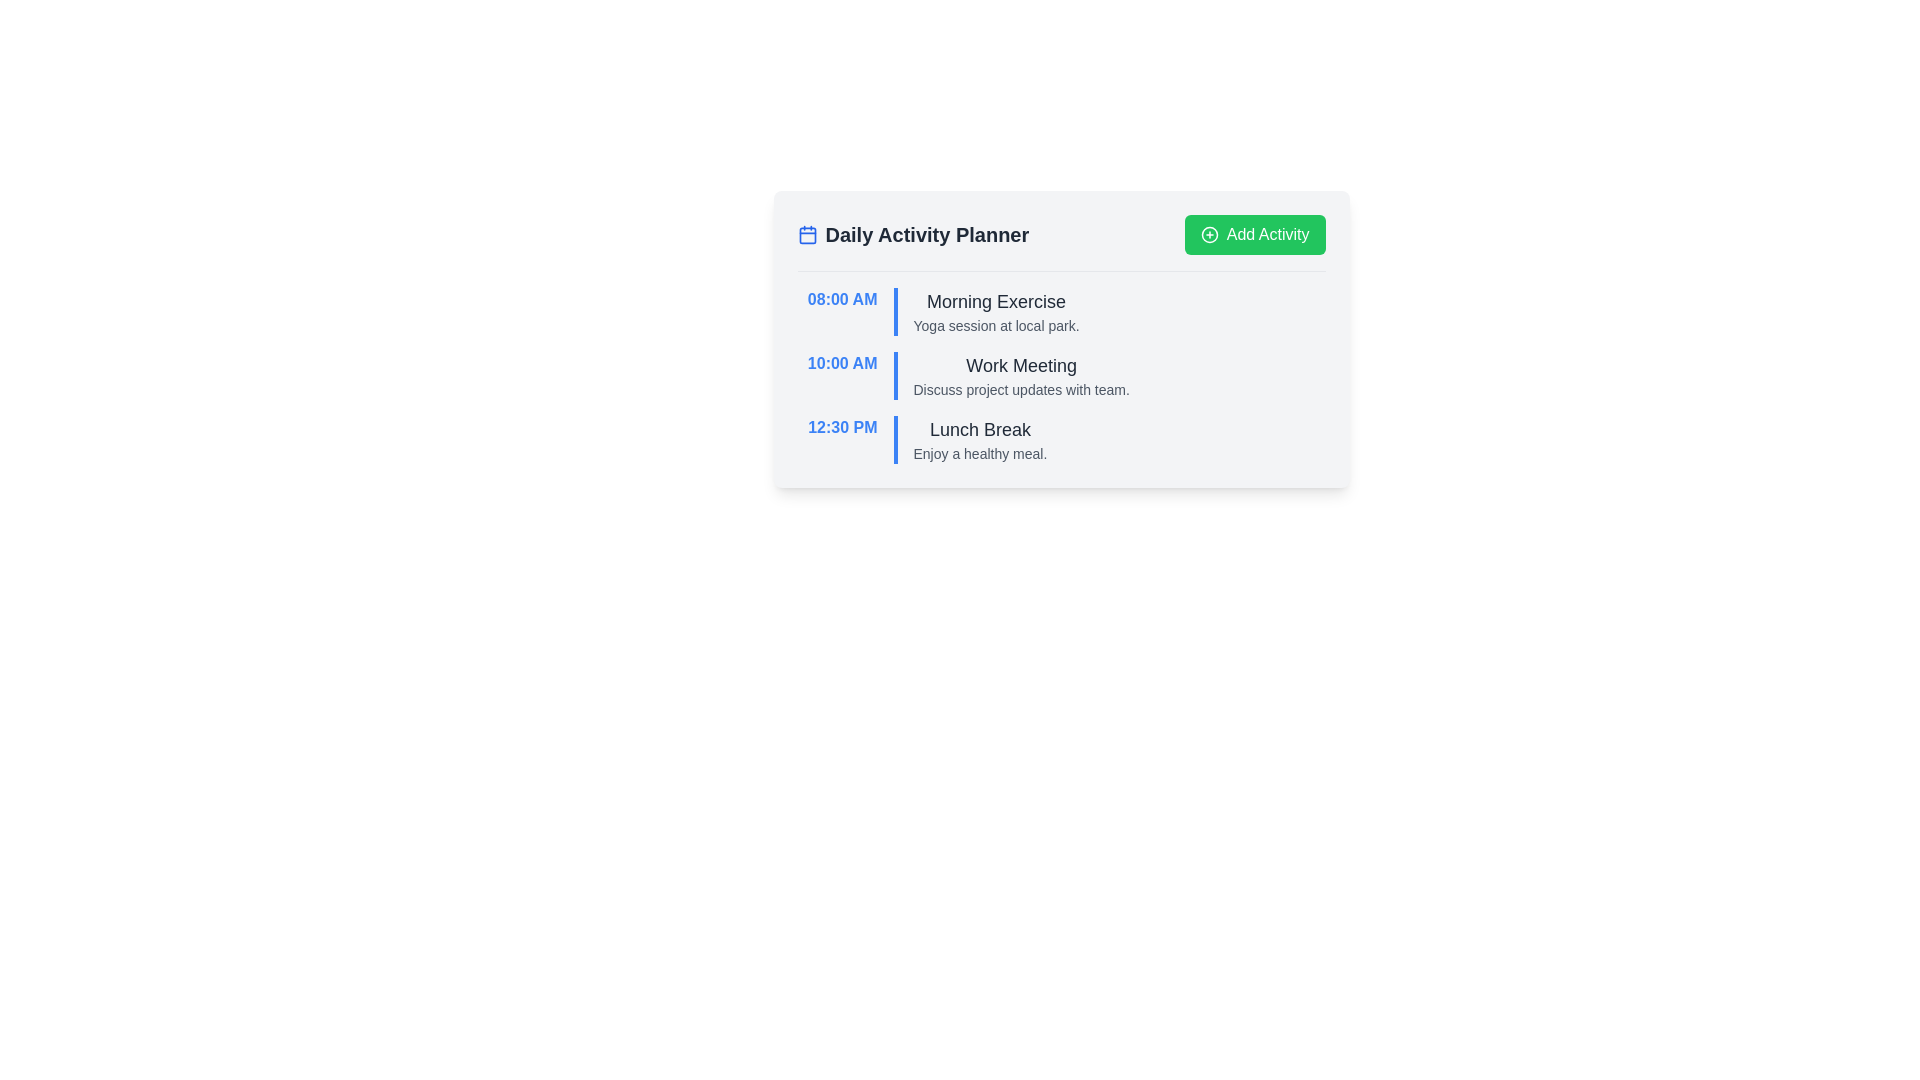 The height and width of the screenshot is (1080, 1920). Describe the element at coordinates (970, 438) in the screenshot. I see `text content of the informational panel that provides details about the 'Lunch Break' scheduled activity, located to the right of the time '12:30 PM'` at that location.